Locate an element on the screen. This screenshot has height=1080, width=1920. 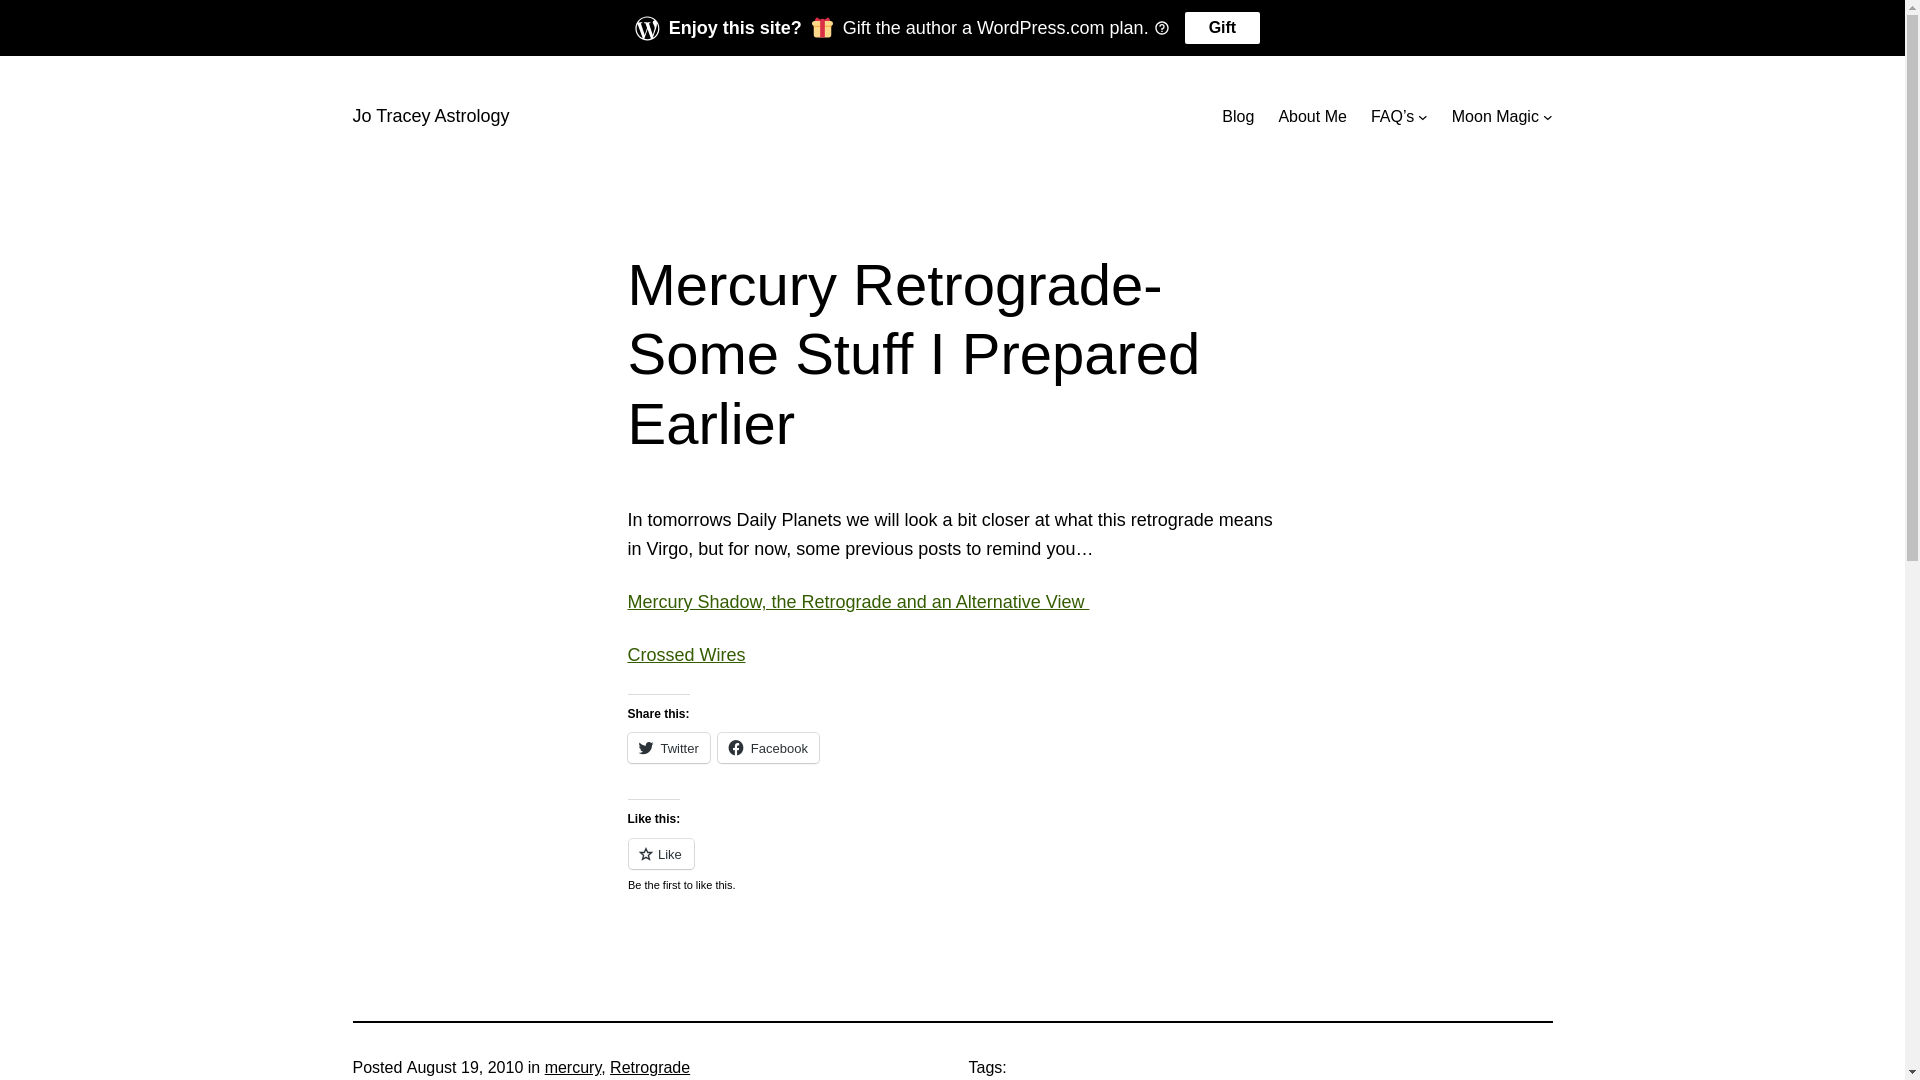
'Blog' is located at coordinates (1237, 116).